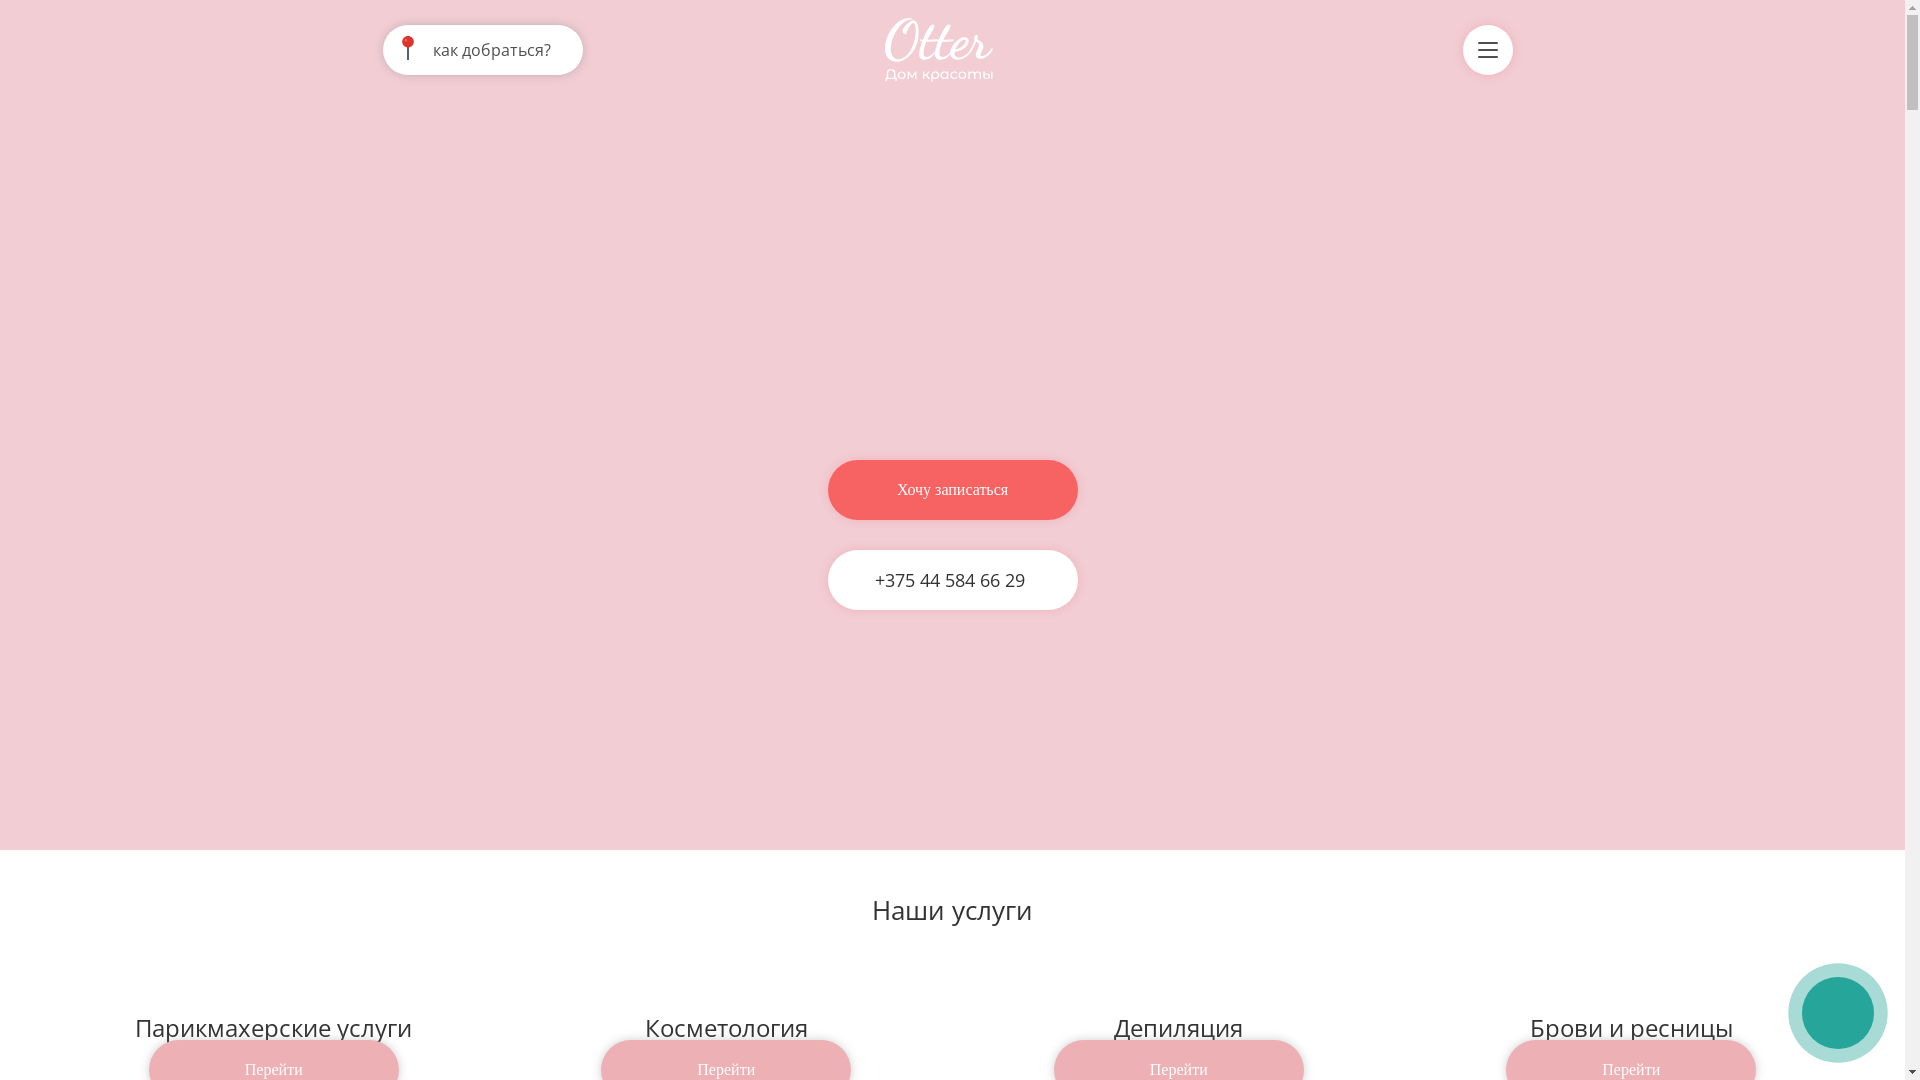 This screenshot has height=1080, width=1920. I want to click on '+375 44 584 66 29', so click(945, 579).